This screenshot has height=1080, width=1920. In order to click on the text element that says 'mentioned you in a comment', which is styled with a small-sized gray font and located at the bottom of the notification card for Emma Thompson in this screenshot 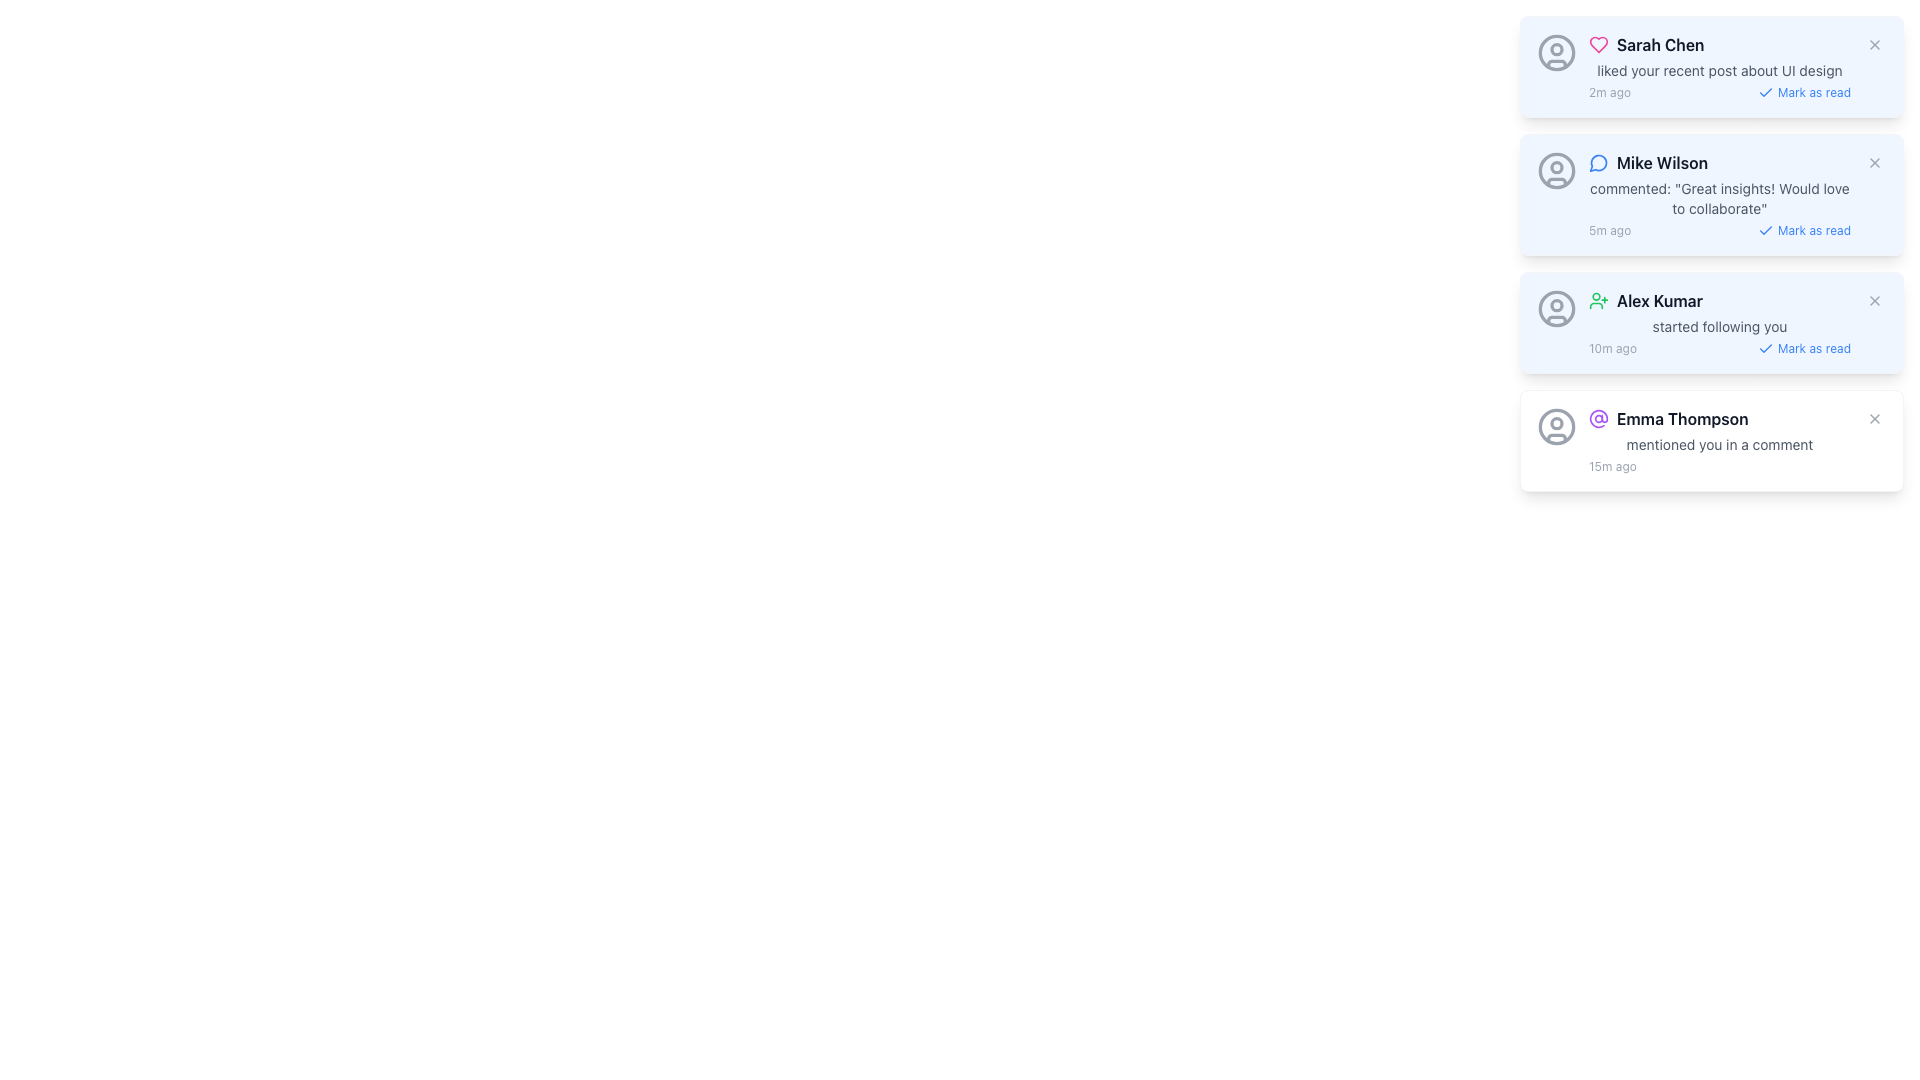, I will do `click(1718, 443)`.